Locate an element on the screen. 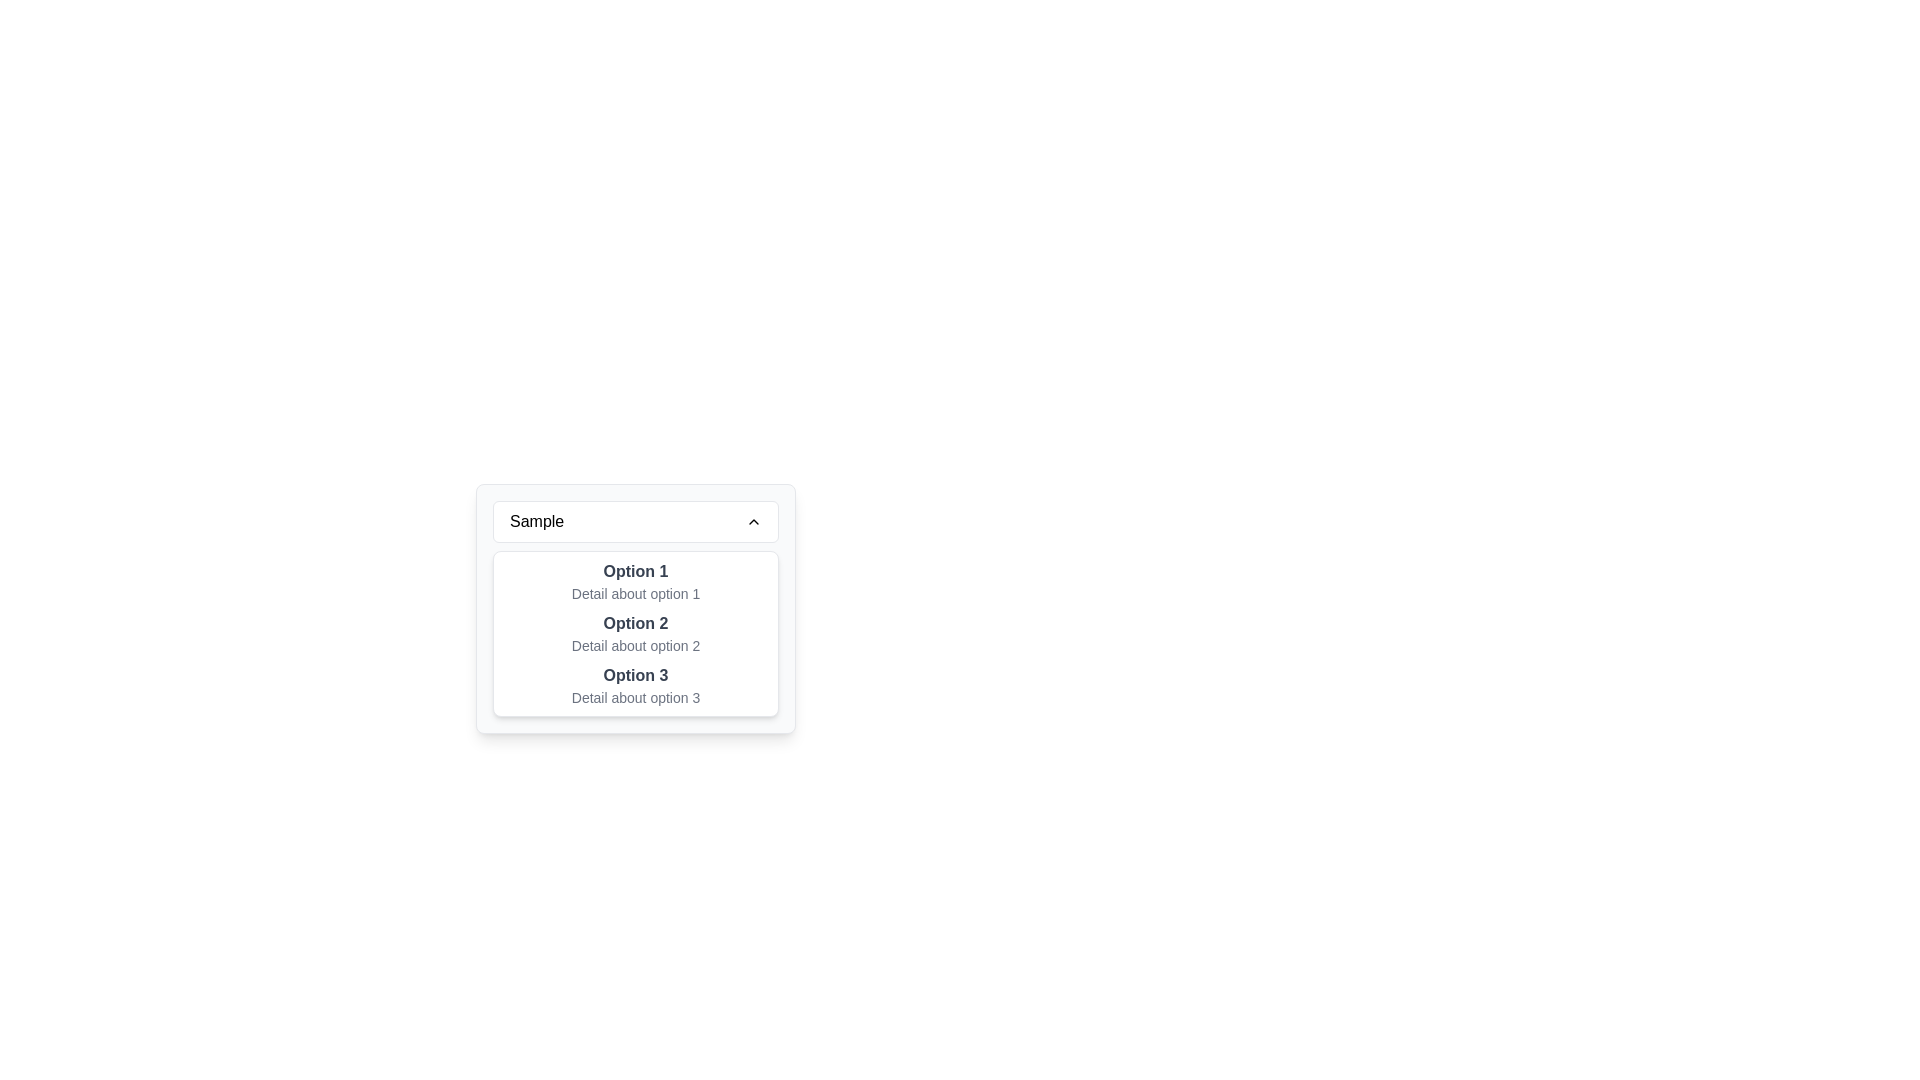  the second option in the dropdown menu, which is located directly below 'Option 1' and above 'Option 3' is located at coordinates (634, 616).